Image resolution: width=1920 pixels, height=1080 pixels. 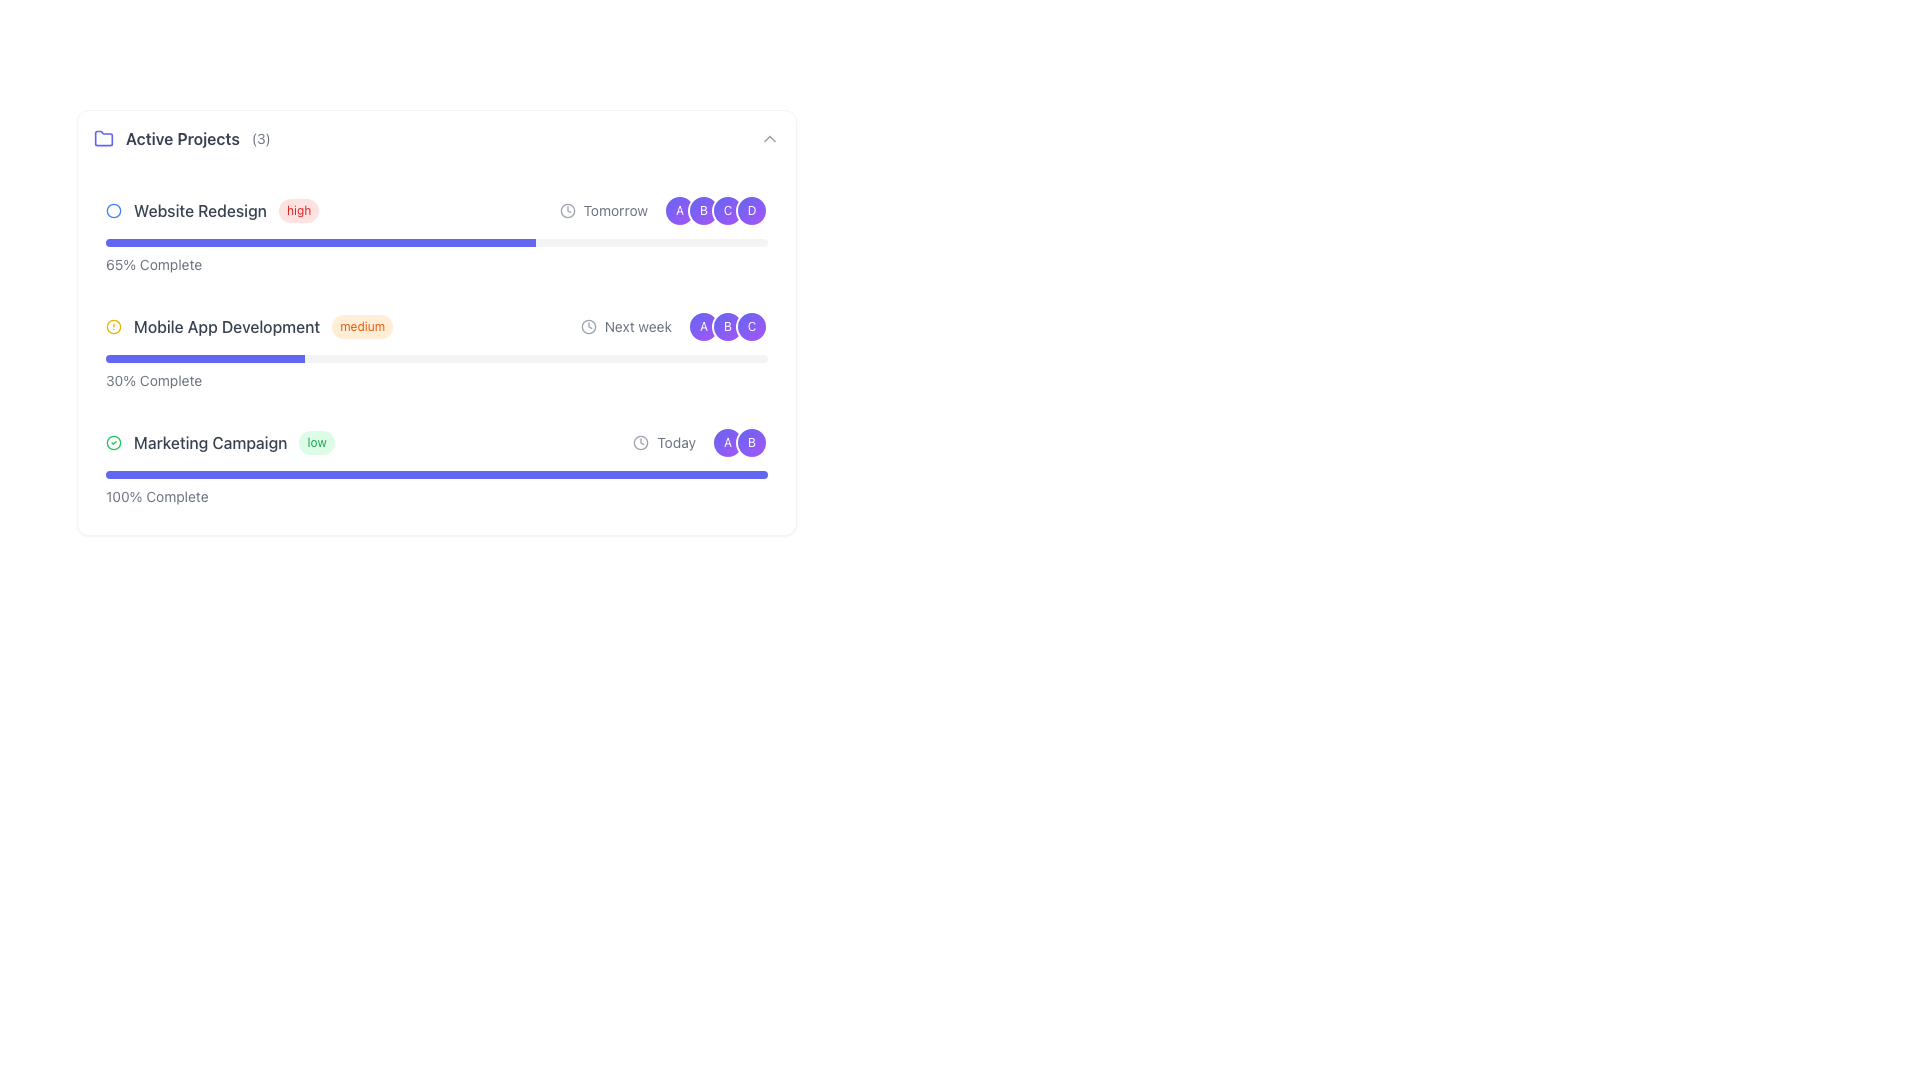 I want to click on the circular badge with the letter 'C' centered inside it, which is the third badge in a row of badges labeled 'A', 'B', and 'C', so click(x=751, y=326).